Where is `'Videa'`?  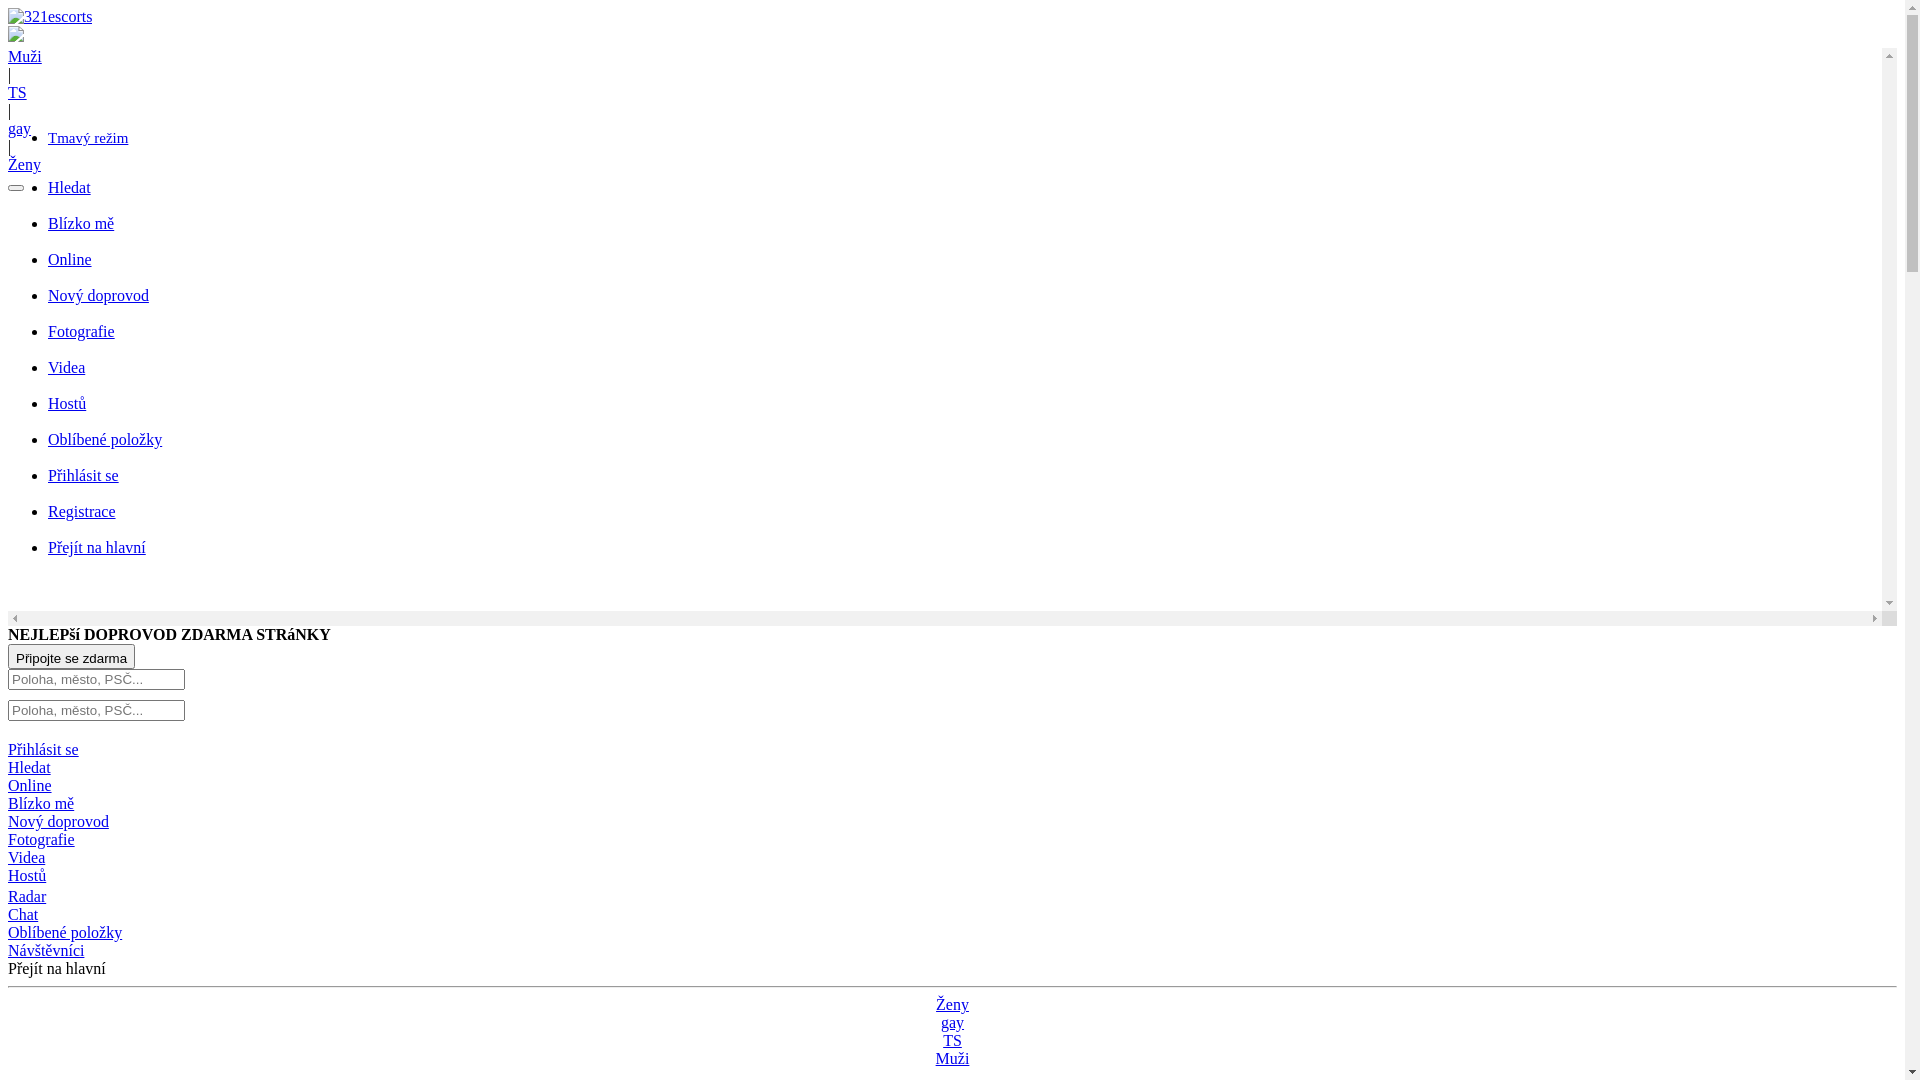
'Videa' is located at coordinates (26, 856).